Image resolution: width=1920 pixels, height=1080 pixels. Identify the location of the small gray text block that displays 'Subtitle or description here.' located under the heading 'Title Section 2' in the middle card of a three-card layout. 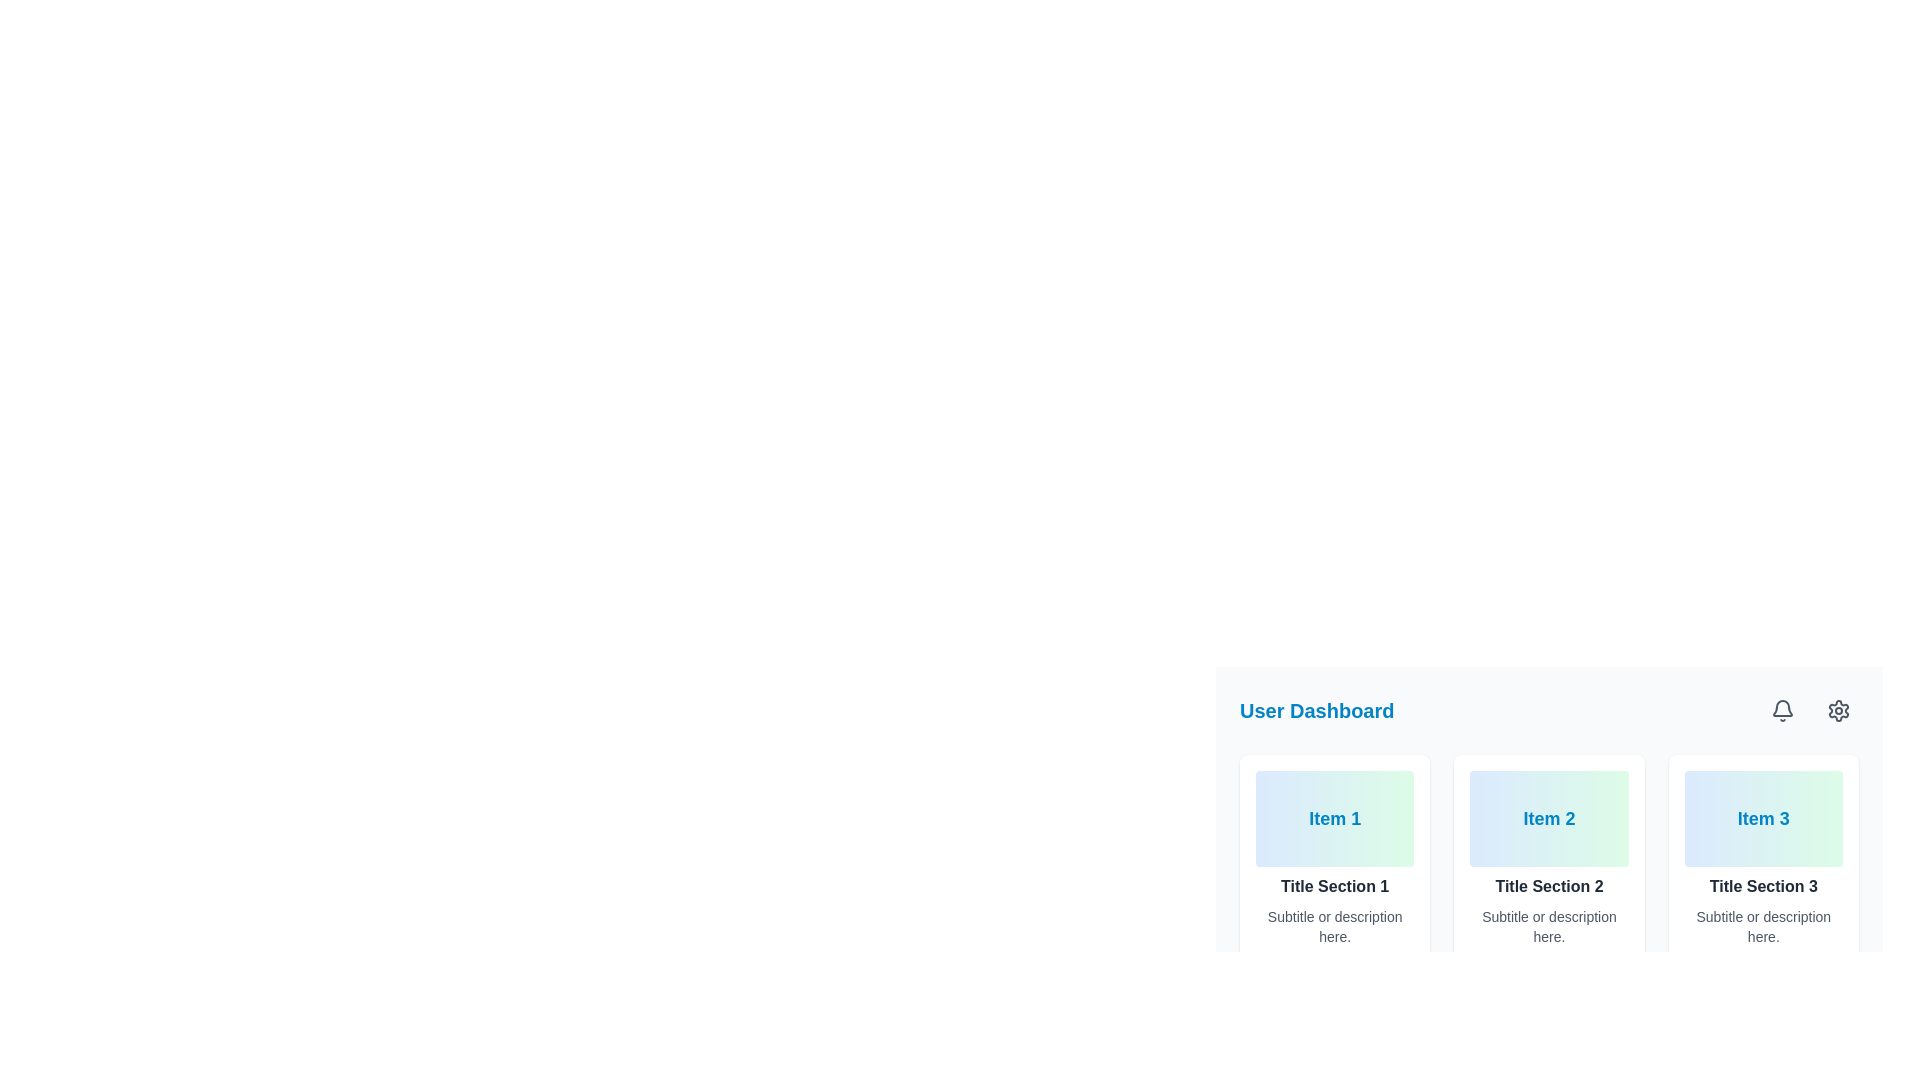
(1548, 926).